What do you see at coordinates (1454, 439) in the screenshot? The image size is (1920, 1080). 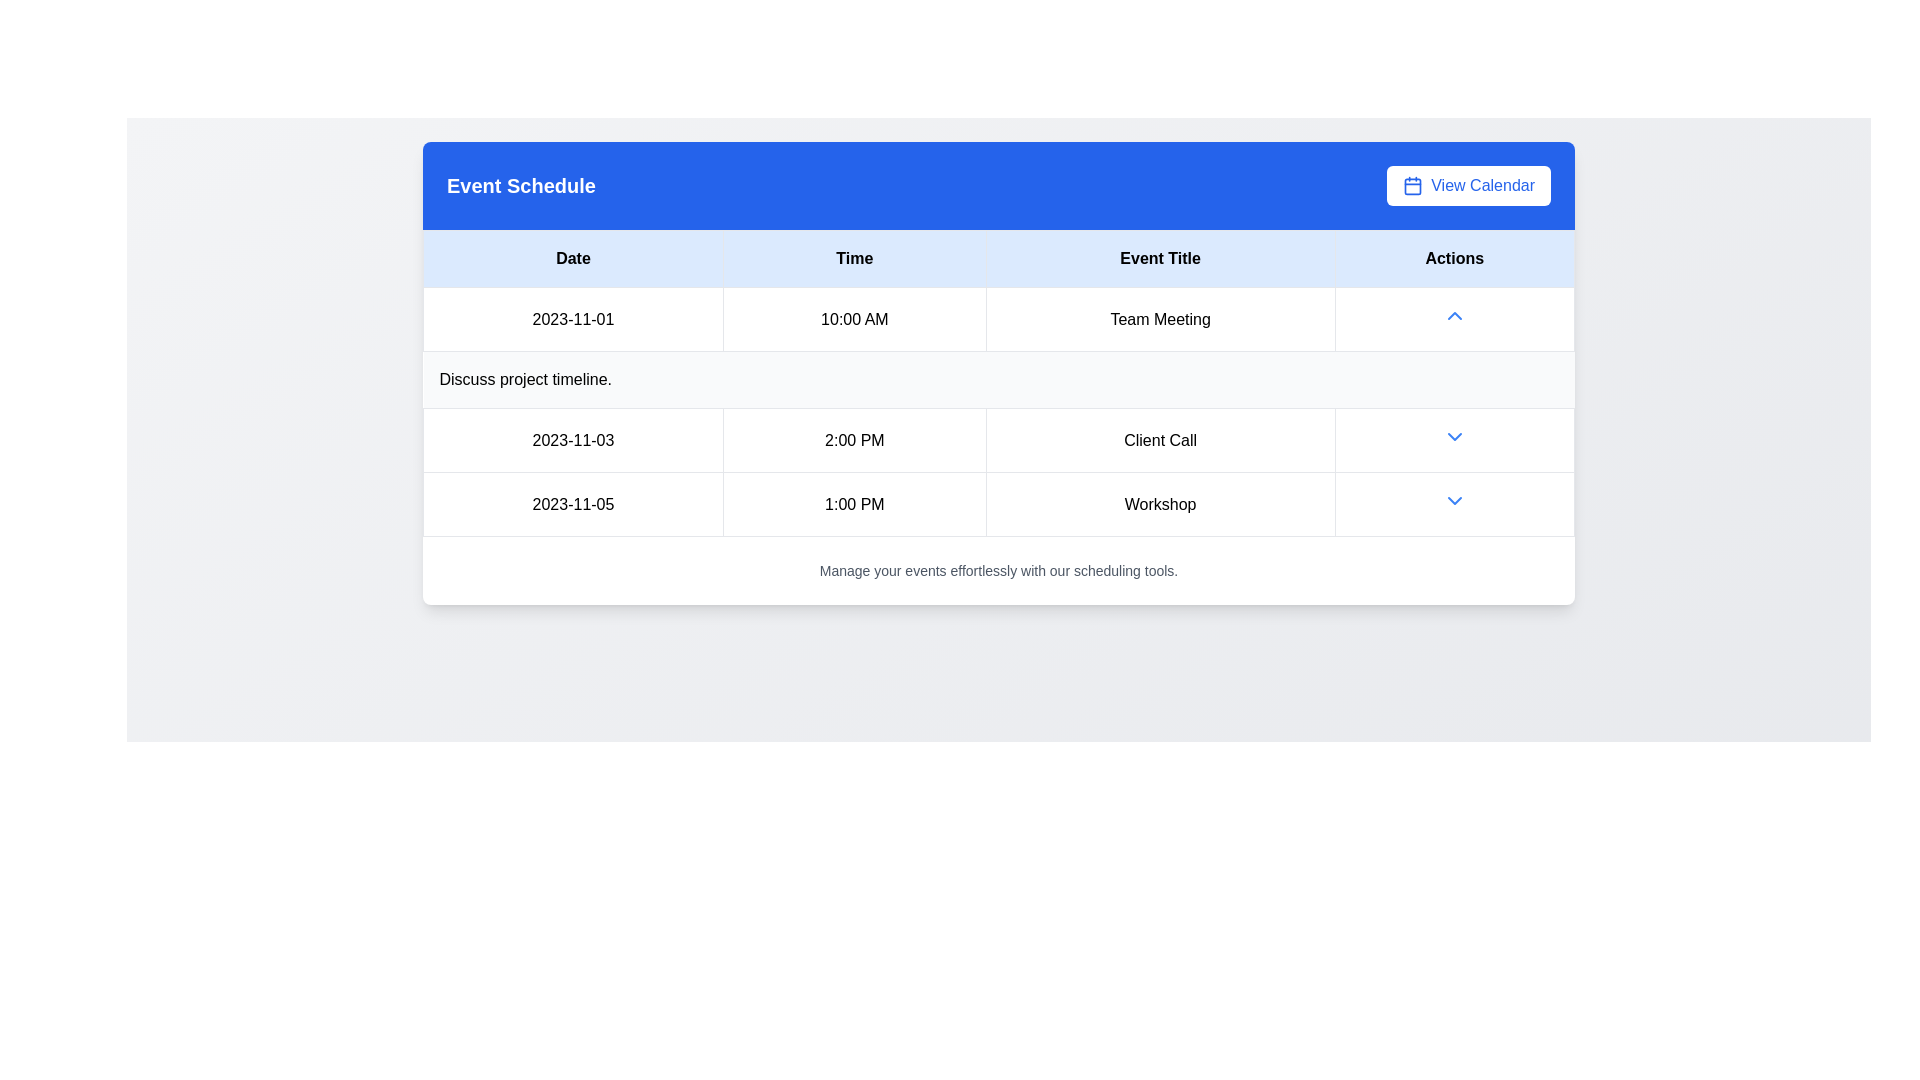 I see `the downward-pointing arrow icon/button located in the 'Actions' column of the 'Client Call' entry` at bounding box center [1454, 439].